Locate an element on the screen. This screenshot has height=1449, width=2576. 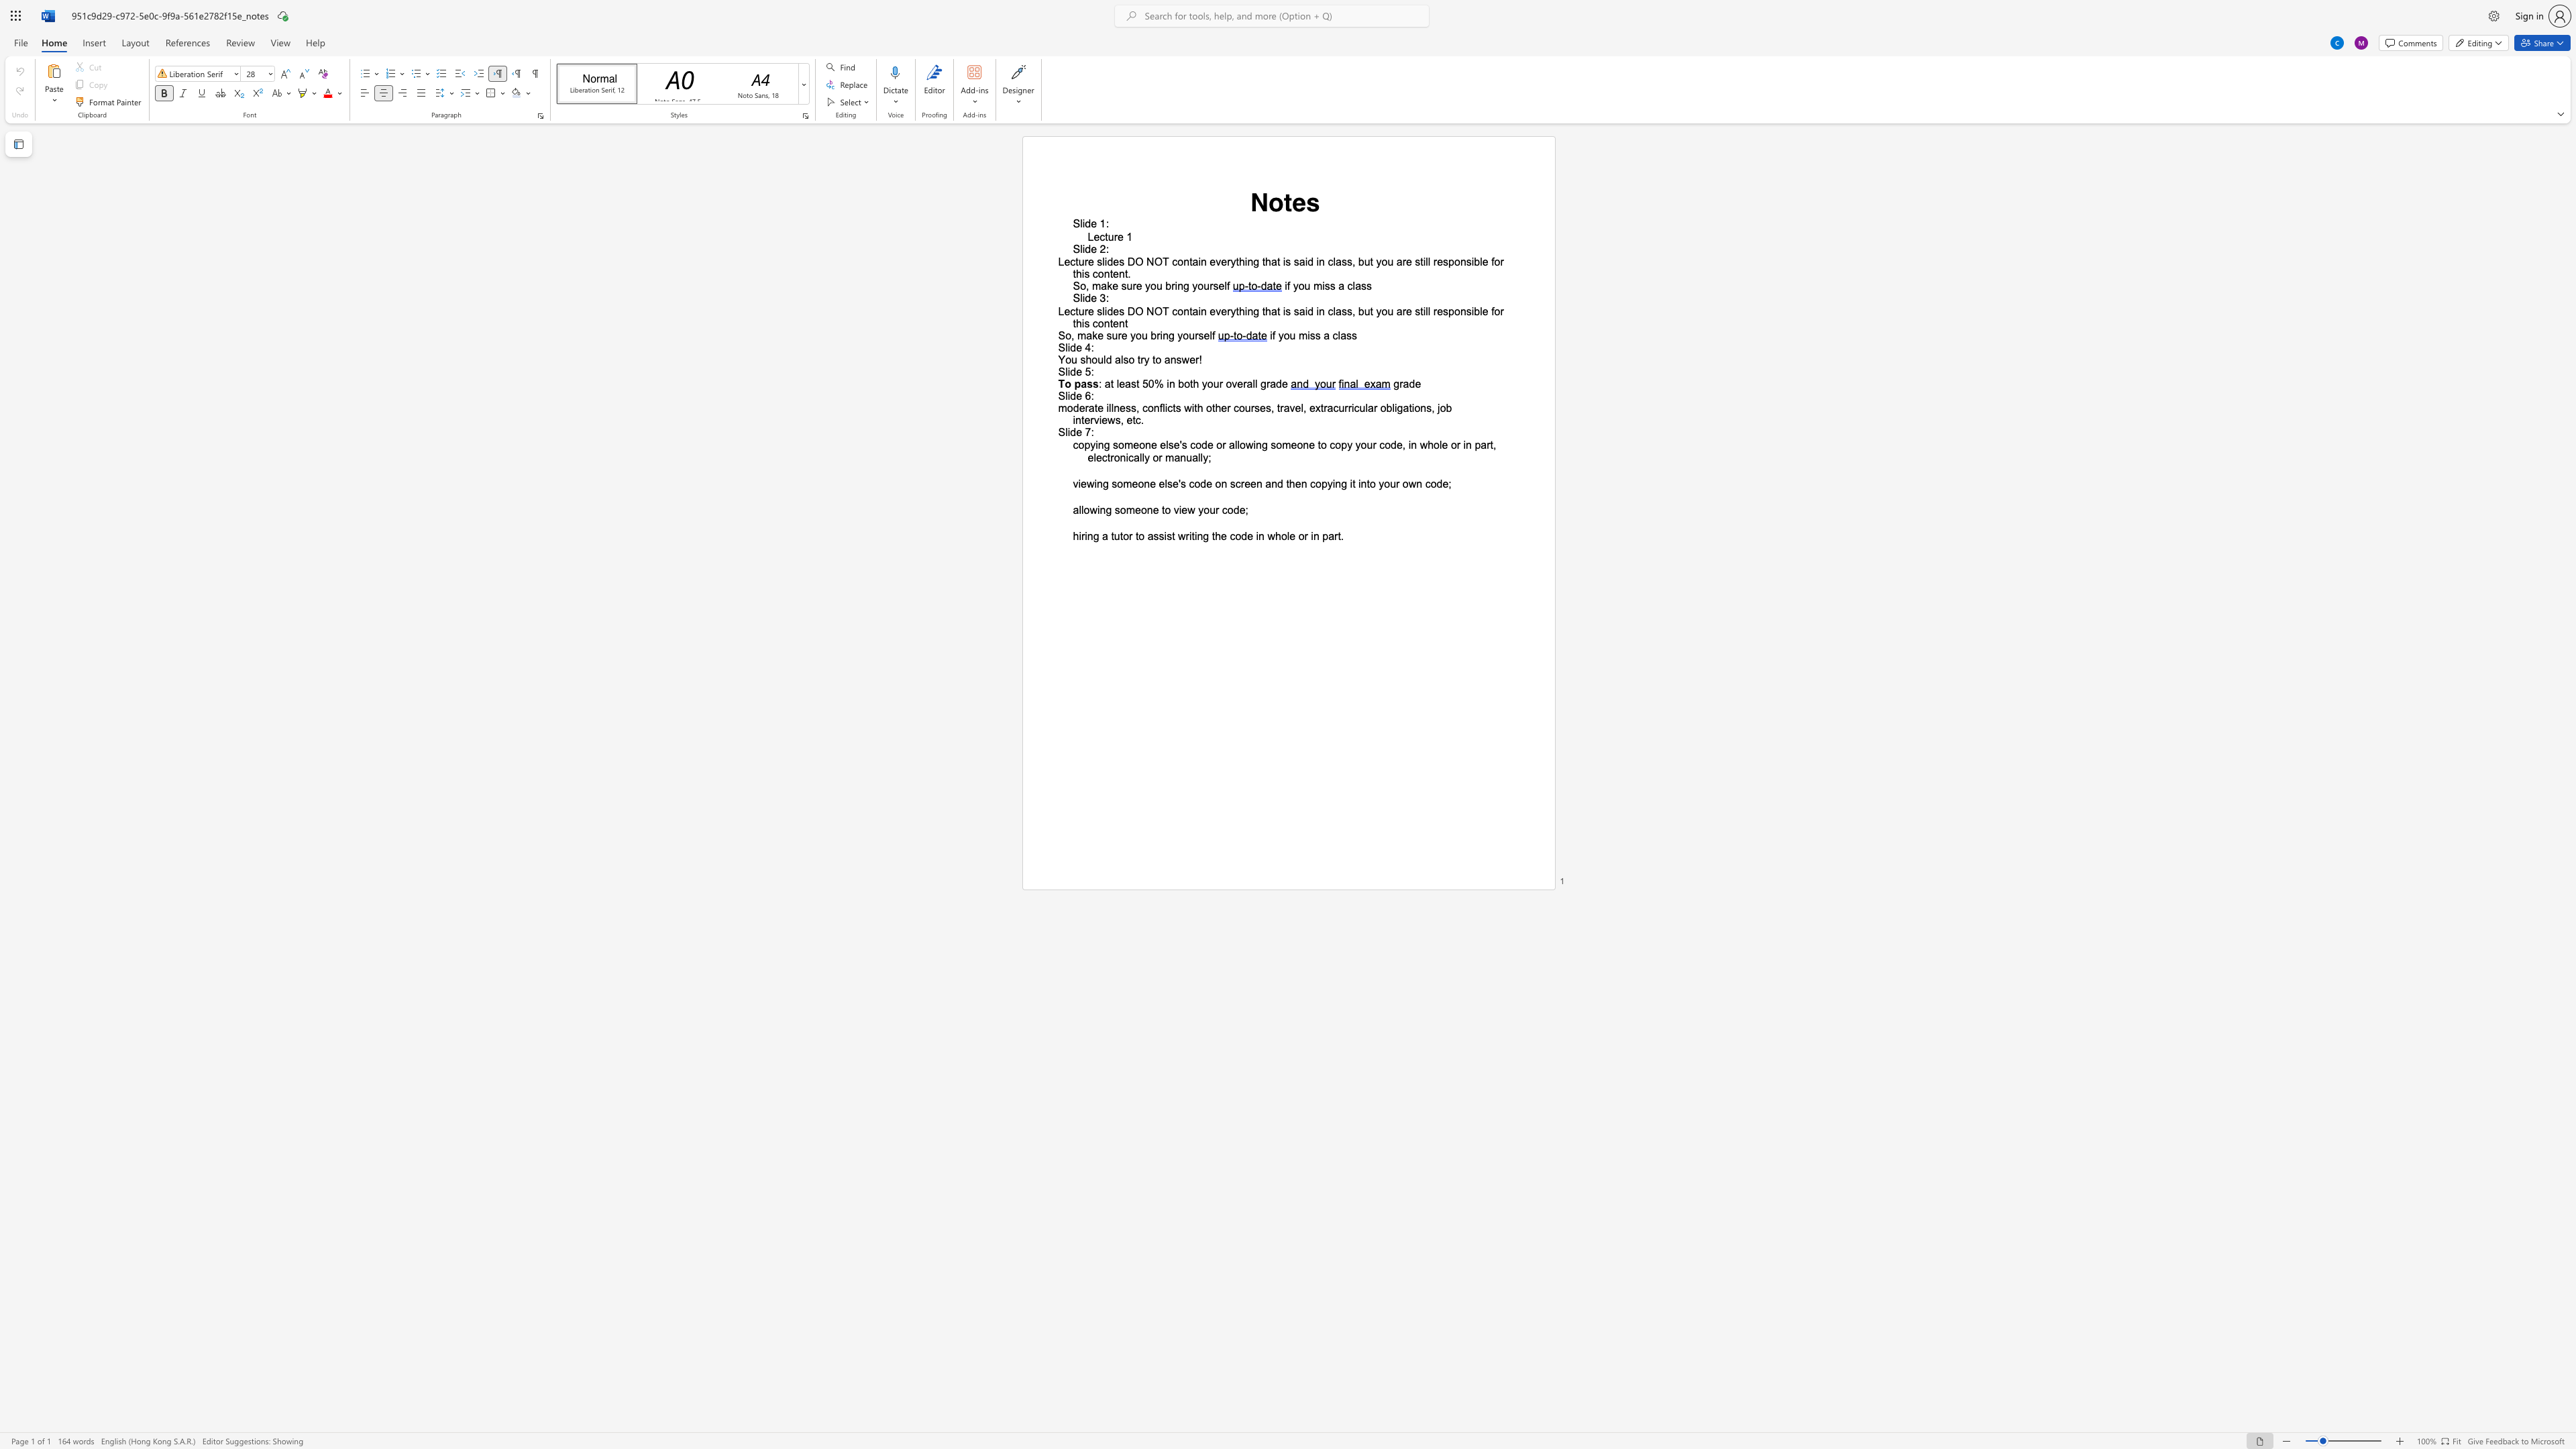
the subset text "r in part." within the text "writing the code in whole or in part." is located at coordinates (1304, 535).